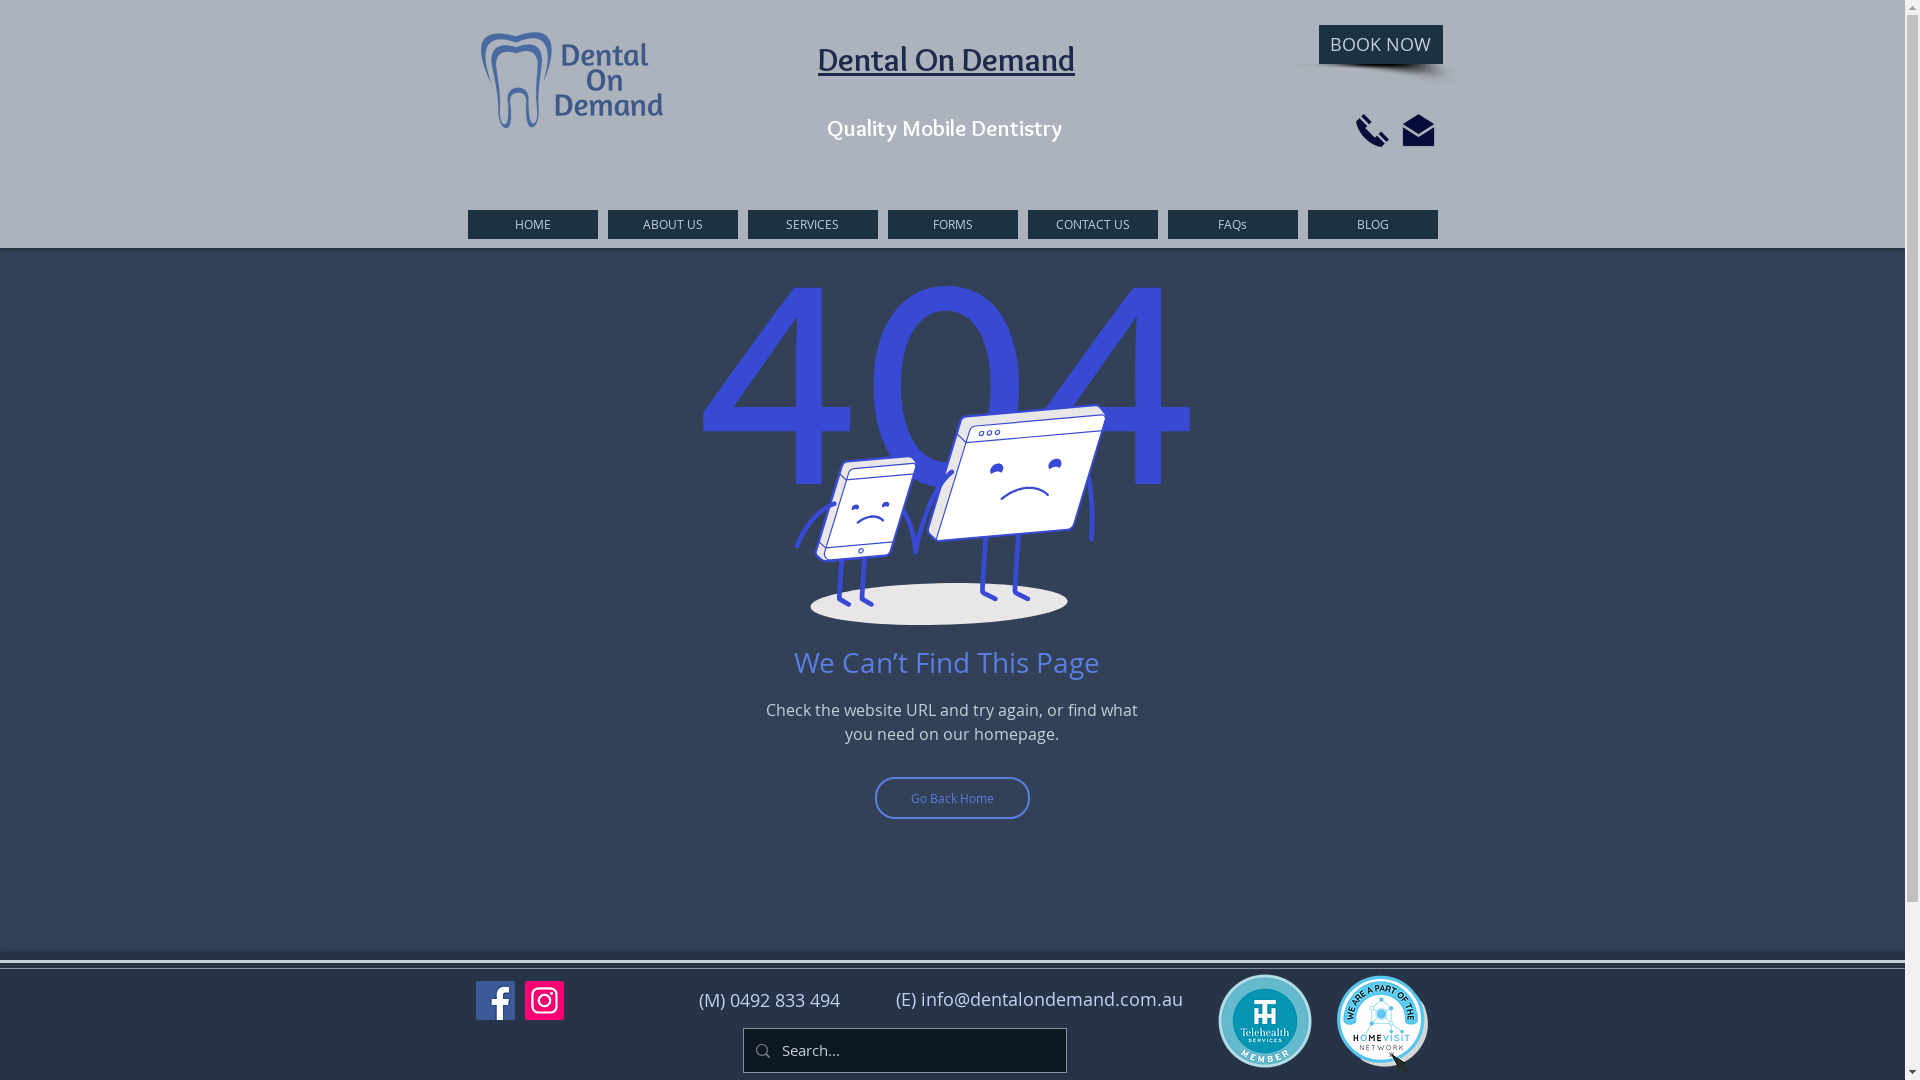 This screenshot has height=1080, width=1920. I want to click on 'BLOG', so click(1308, 224).